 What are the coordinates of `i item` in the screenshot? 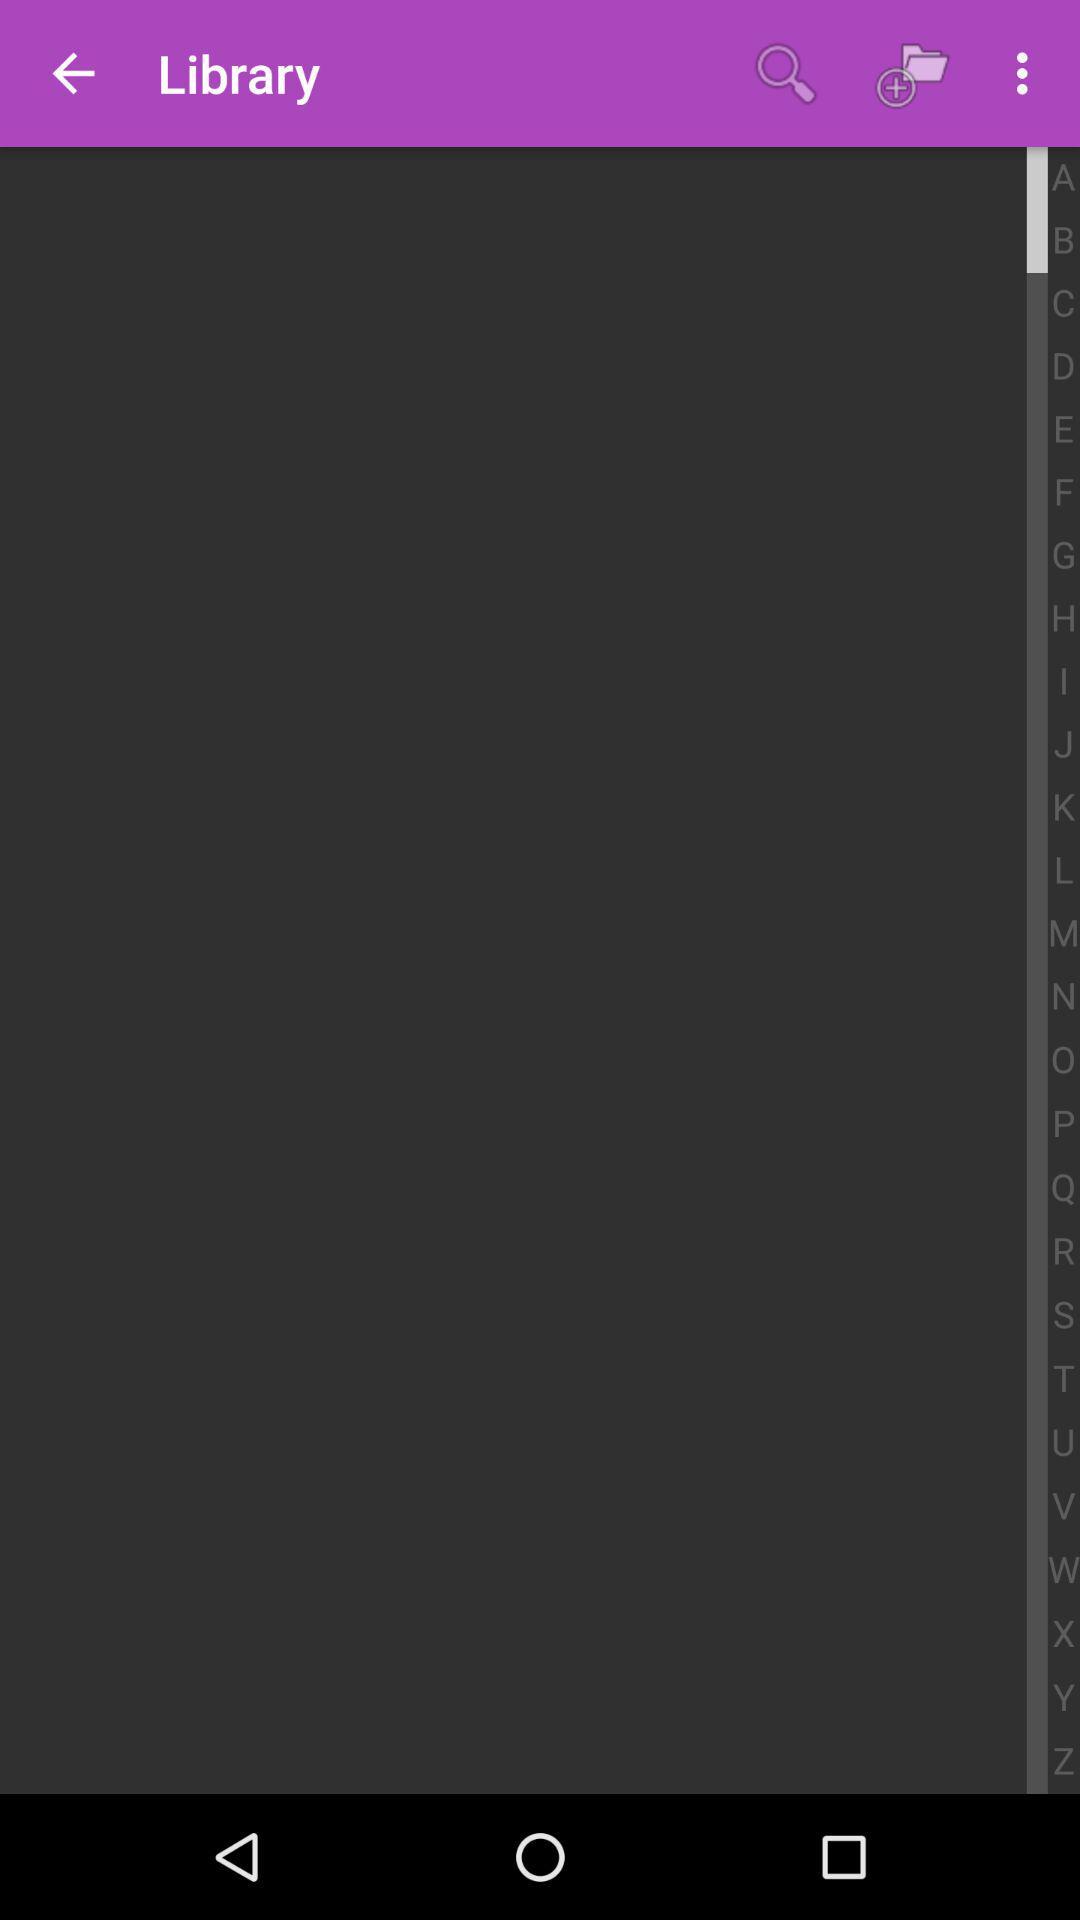 It's located at (1062, 682).